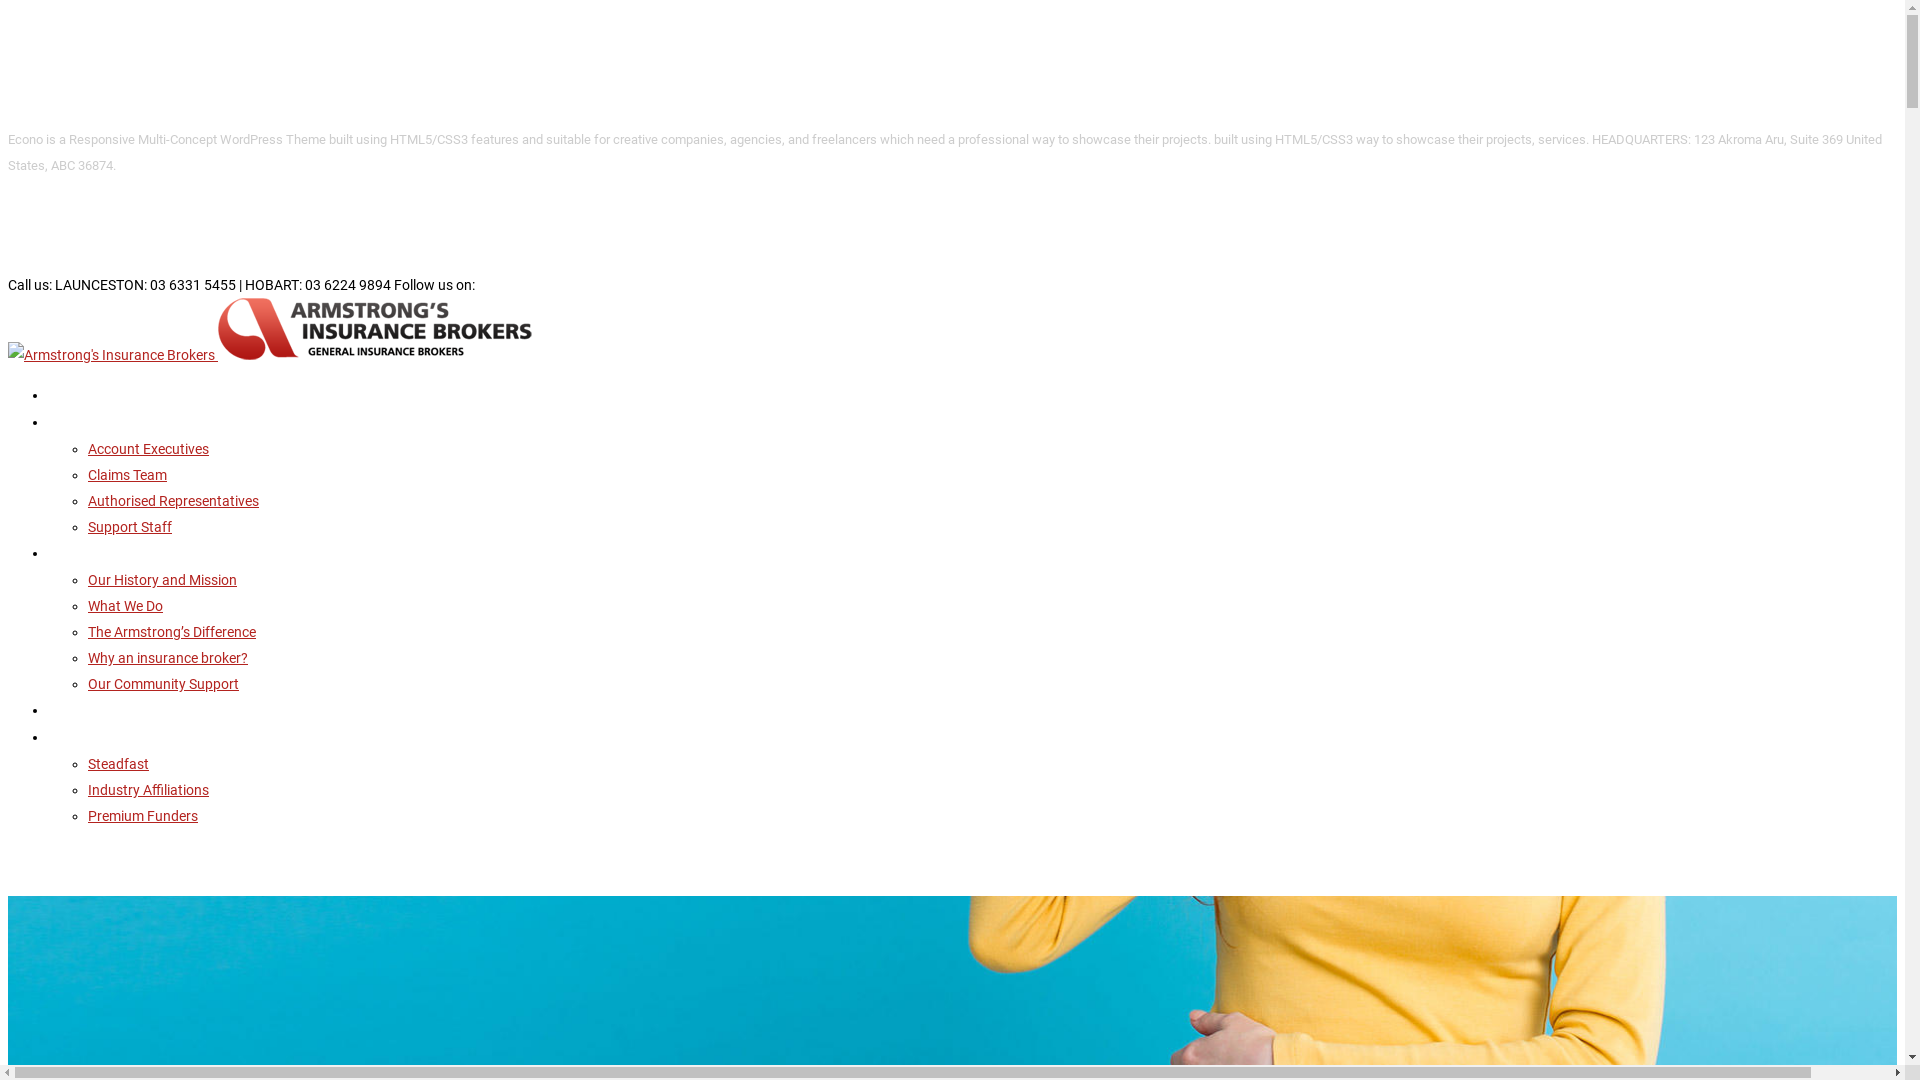 This screenshot has width=1920, height=1080. What do you see at coordinates (48, 553) in the screenshot?
I see `'ABOUT US'` at bounding box center [48, 553].